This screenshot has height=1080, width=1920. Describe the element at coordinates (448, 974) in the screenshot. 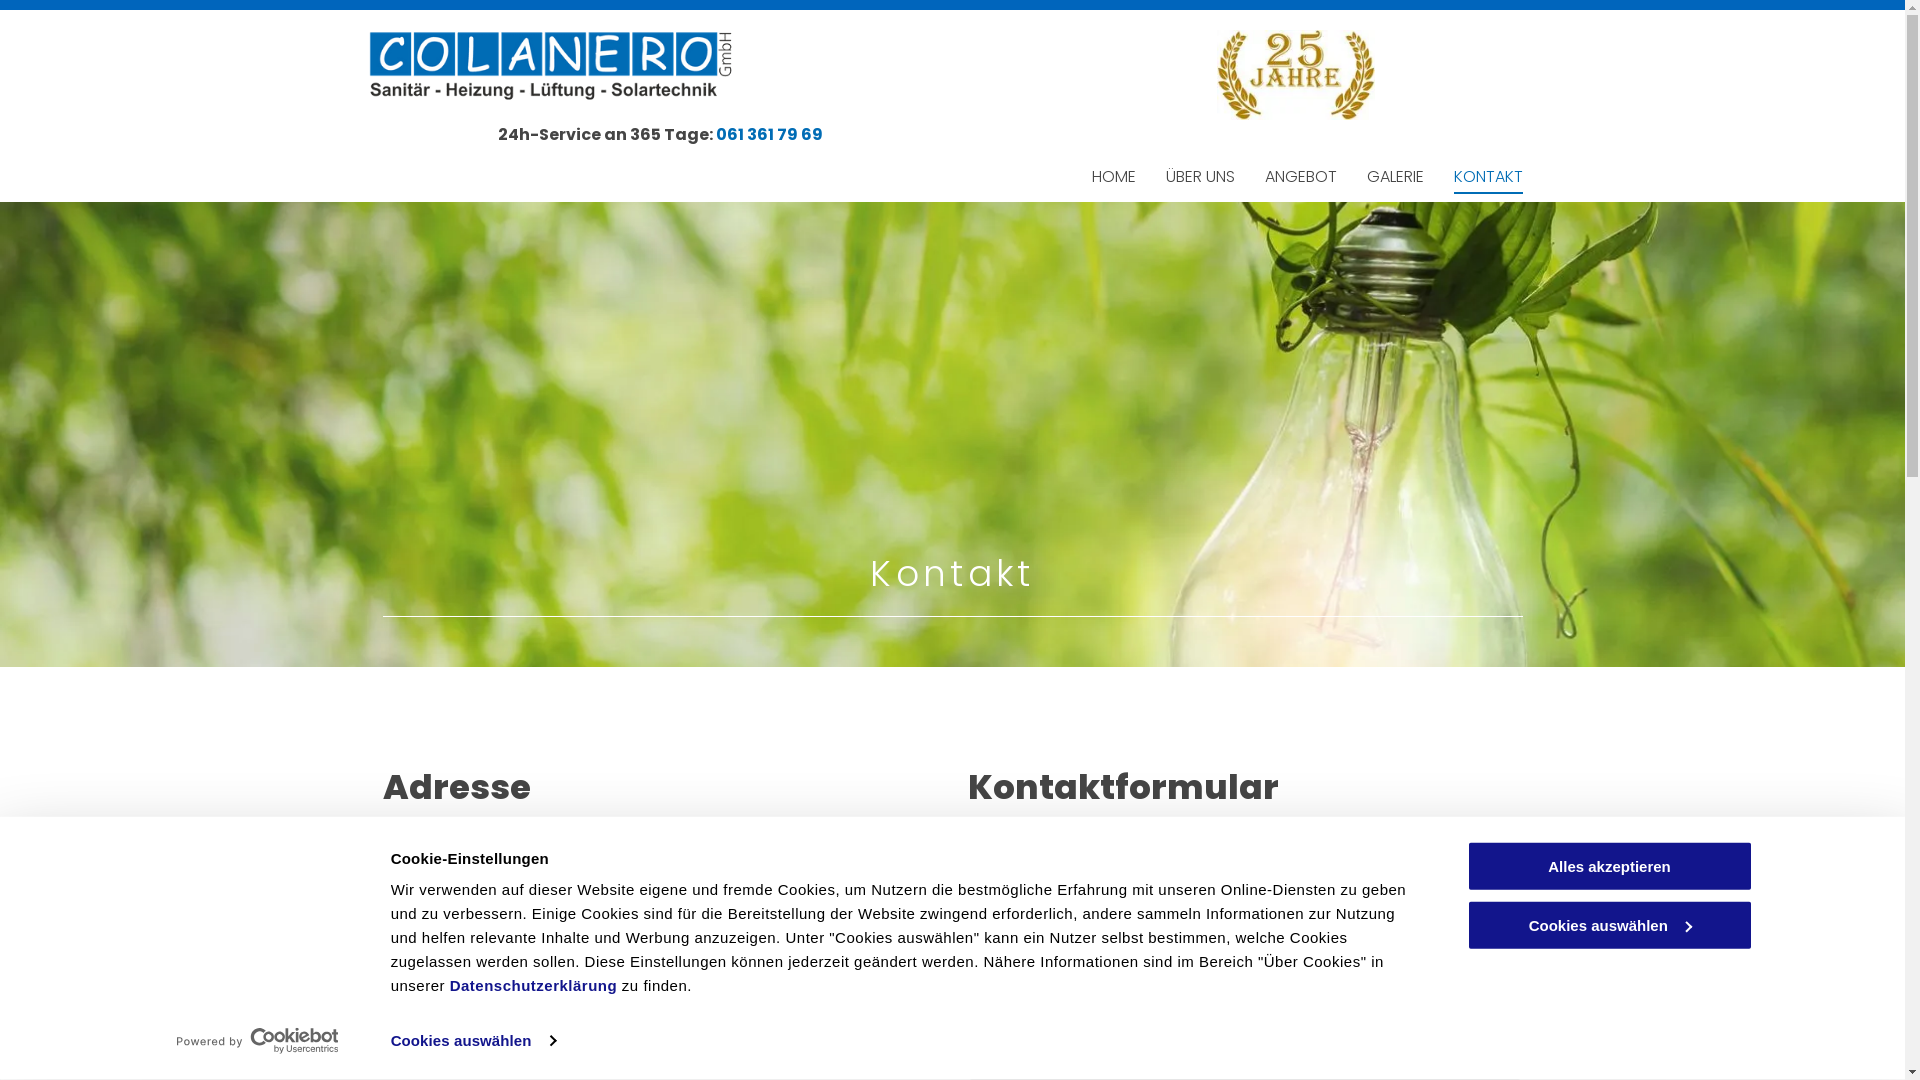

I see `'061 361 79 69'` at that location.